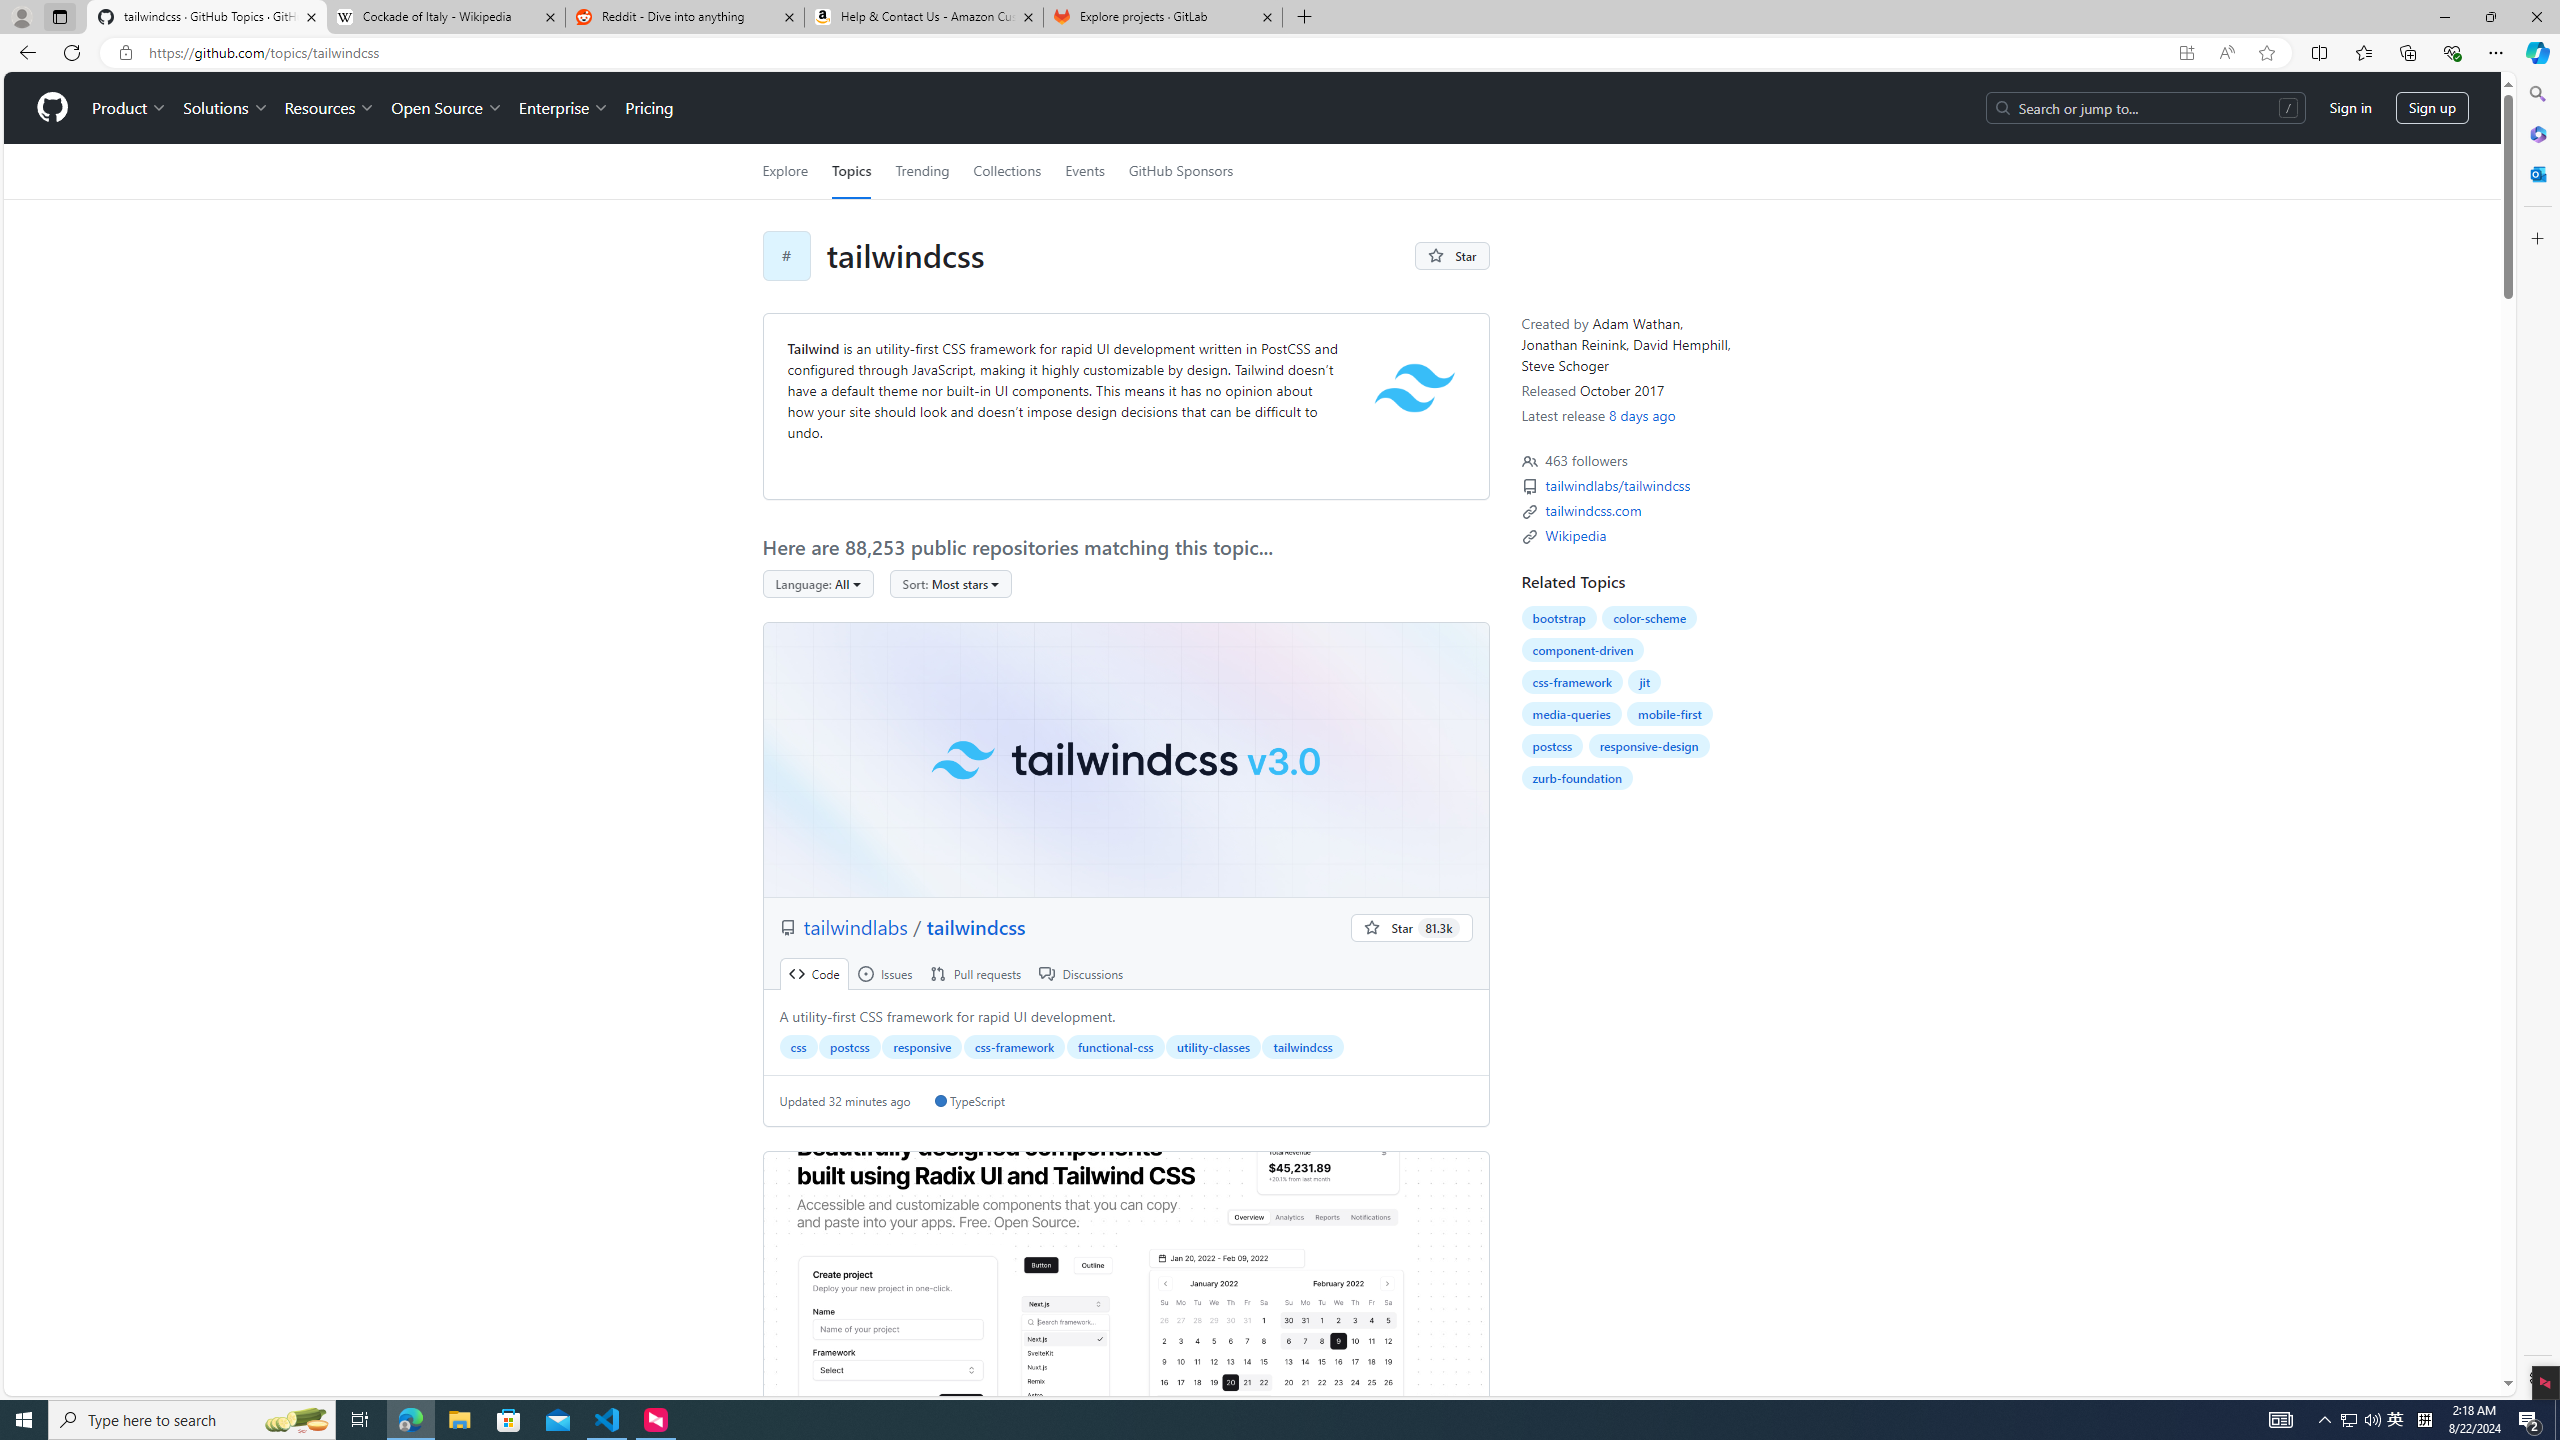 The width and height of the screenshot is (2560, 1440). What do you see at coordinates (1181, 171) in the screenshot?
I see `'GitHub Sponsors'` at bounding box center [1181, 171].